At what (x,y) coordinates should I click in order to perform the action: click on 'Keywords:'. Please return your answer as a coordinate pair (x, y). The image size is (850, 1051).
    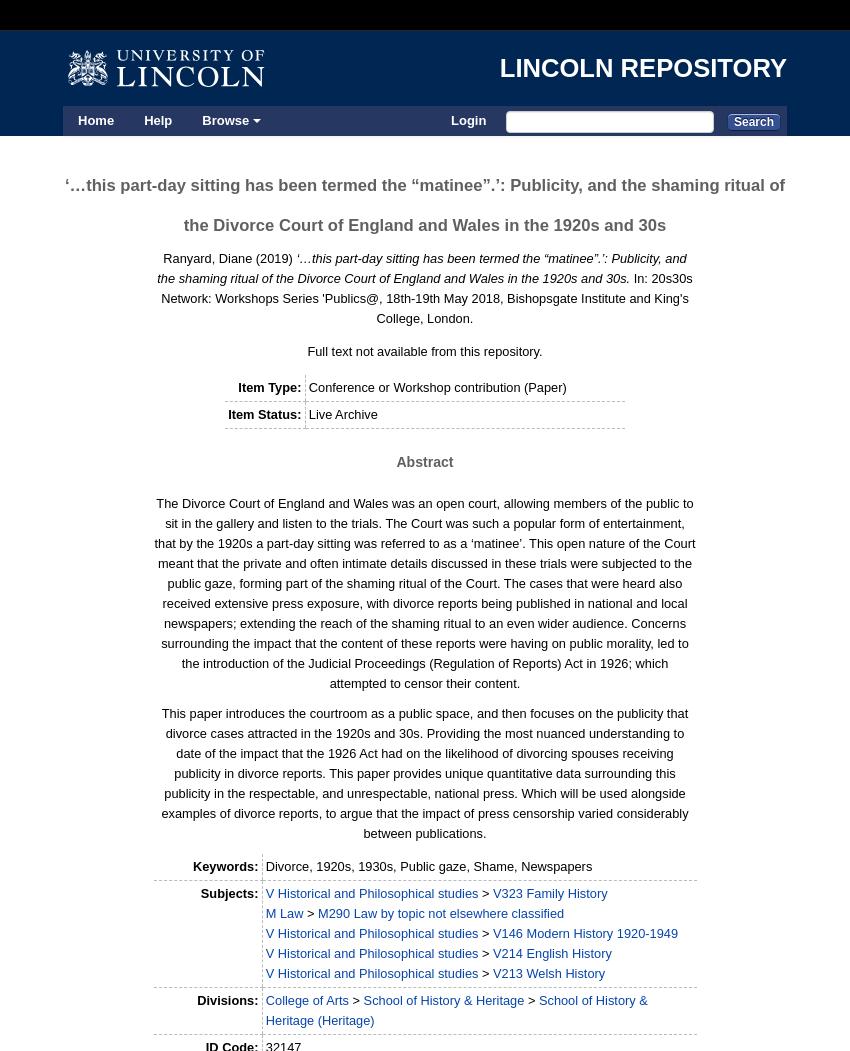
    Looking at the image, I should click on (224, 865).